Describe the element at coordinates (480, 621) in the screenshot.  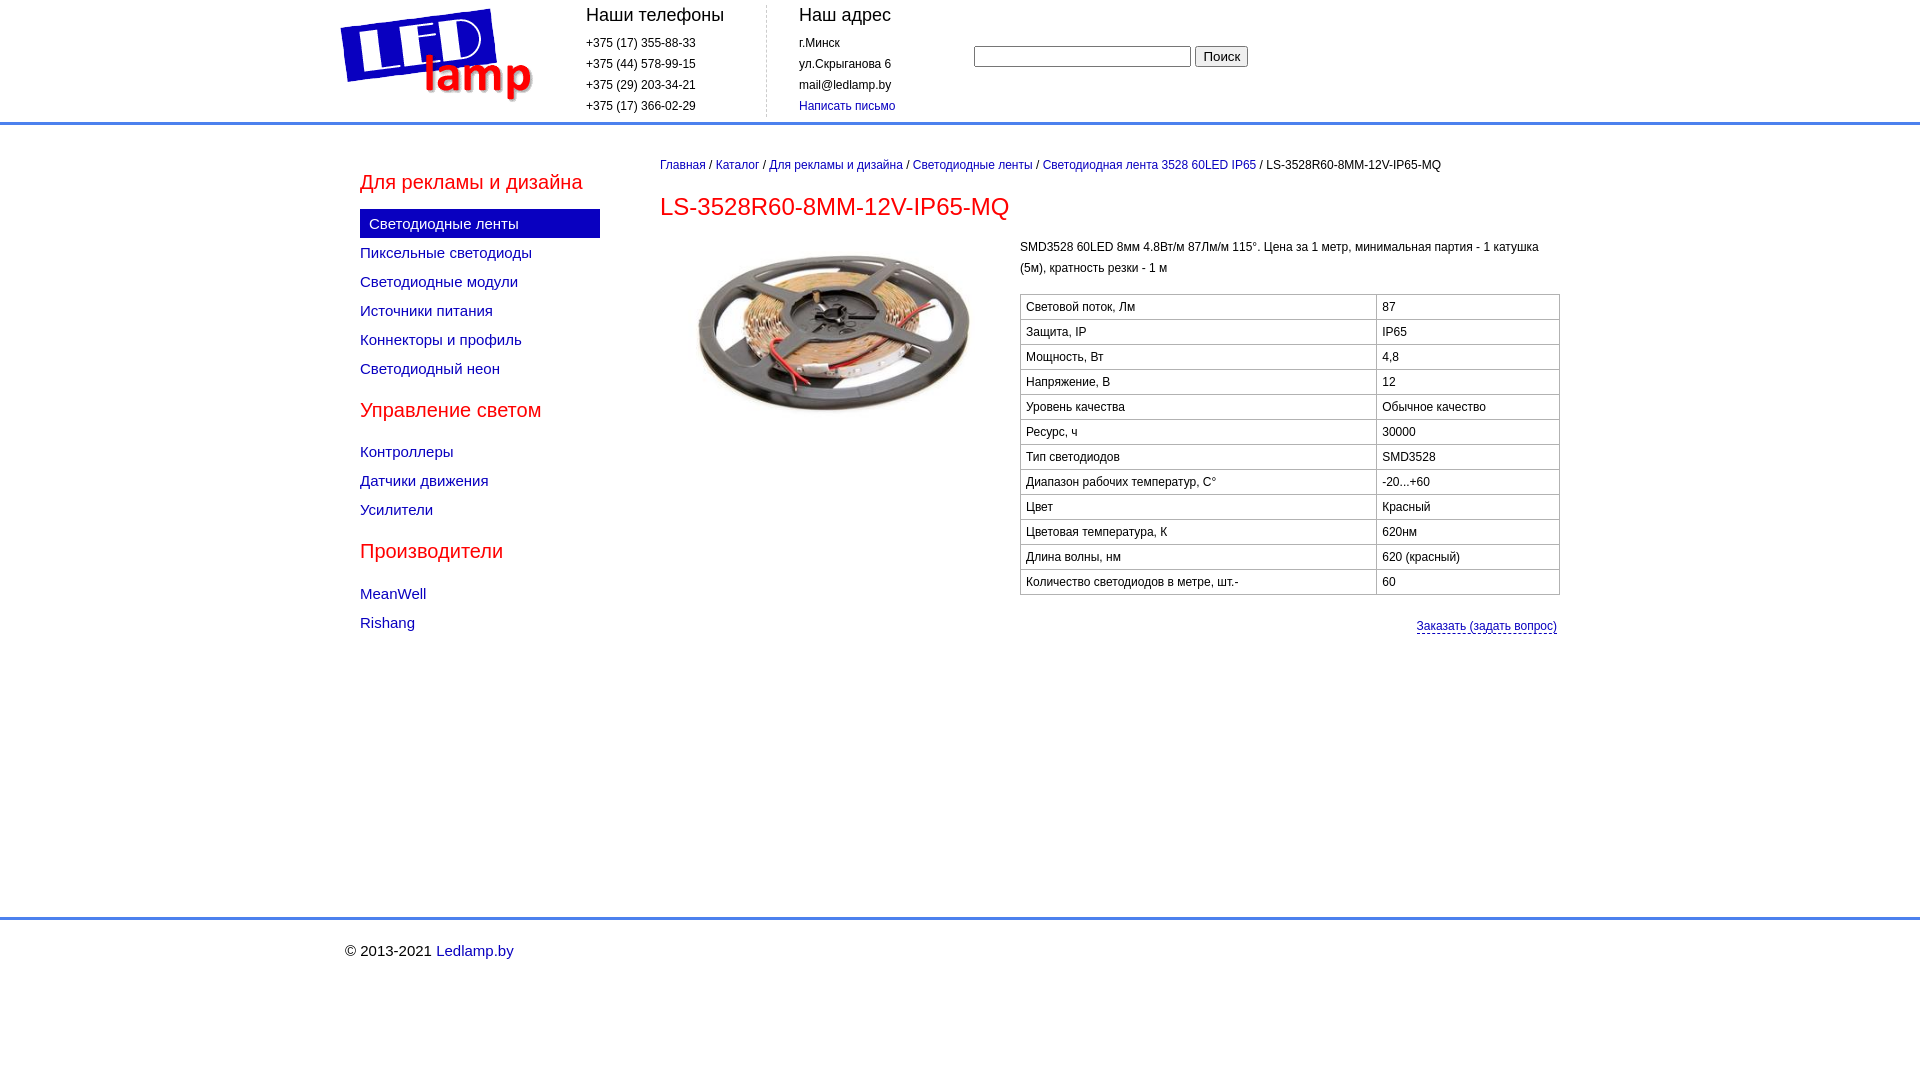
I see `'Rishang'` at that location.